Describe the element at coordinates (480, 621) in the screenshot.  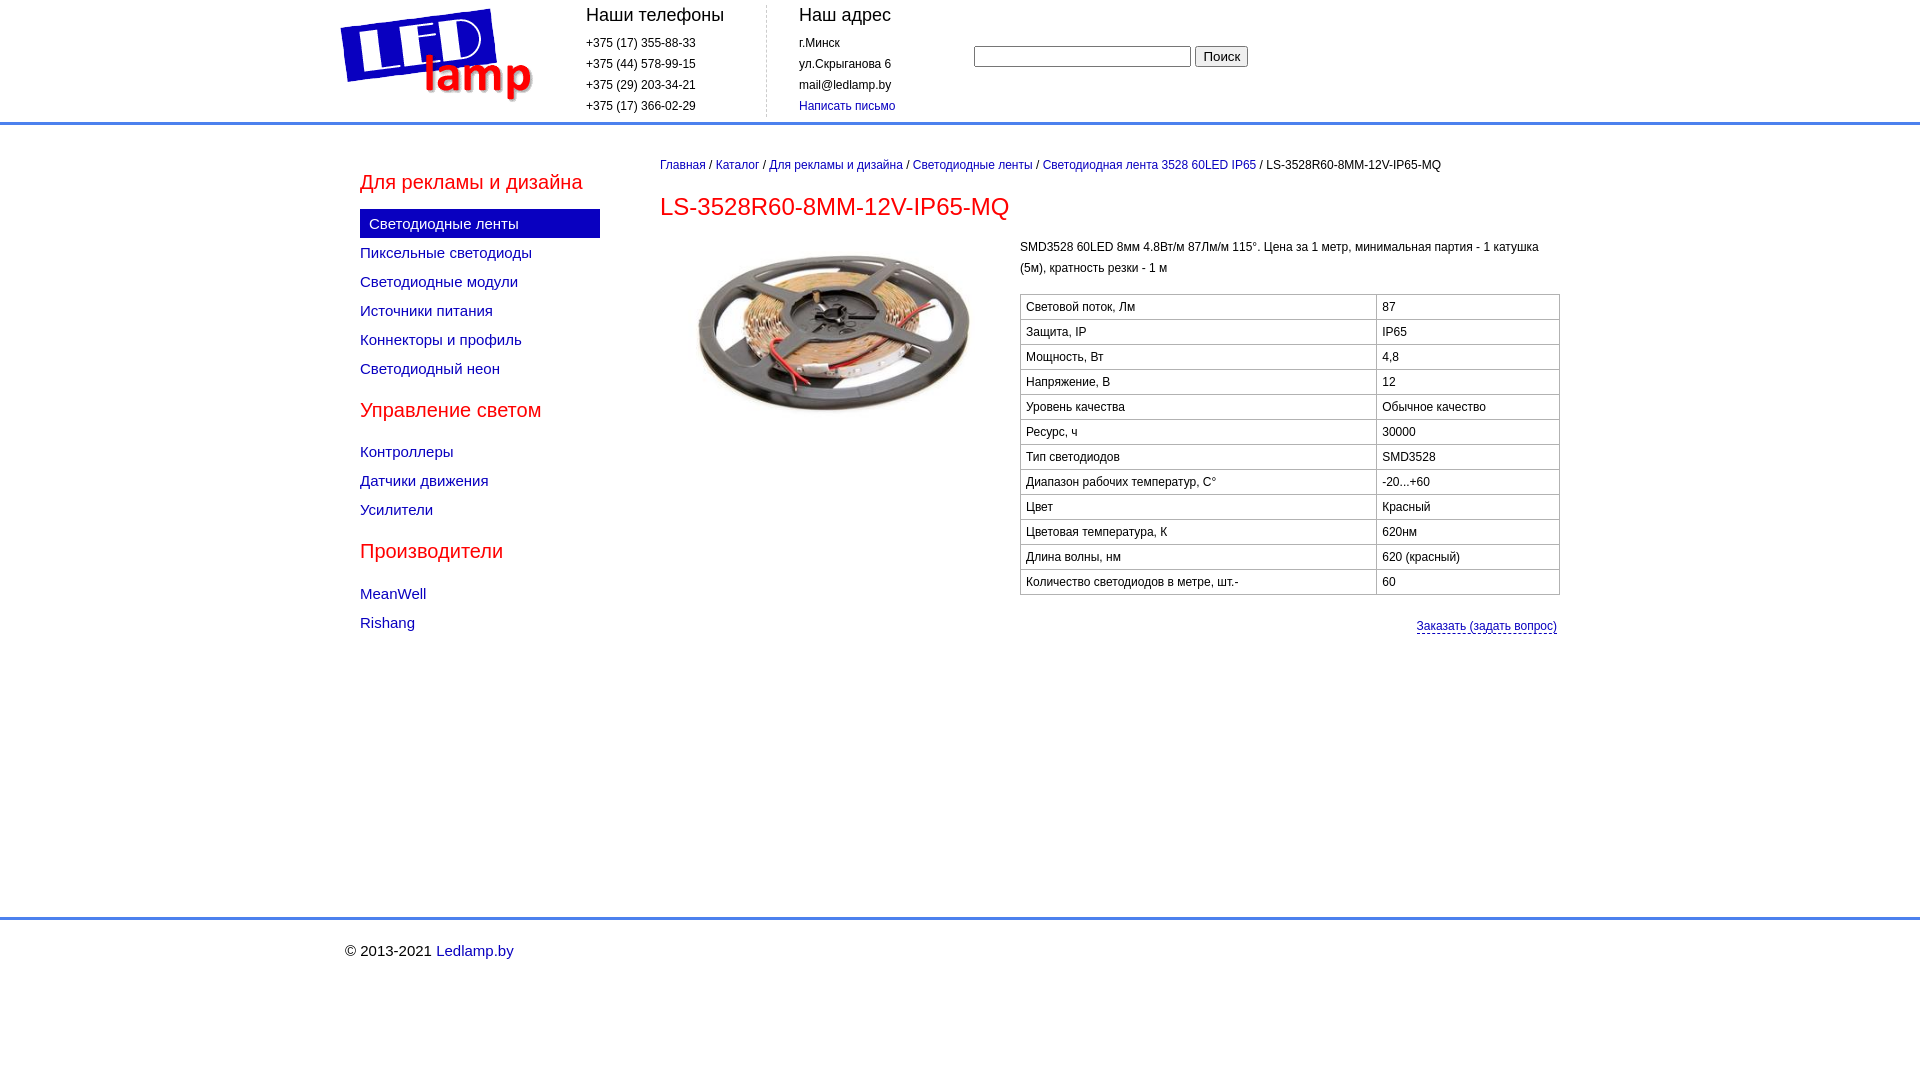
I see `'Rishang'` at that location.